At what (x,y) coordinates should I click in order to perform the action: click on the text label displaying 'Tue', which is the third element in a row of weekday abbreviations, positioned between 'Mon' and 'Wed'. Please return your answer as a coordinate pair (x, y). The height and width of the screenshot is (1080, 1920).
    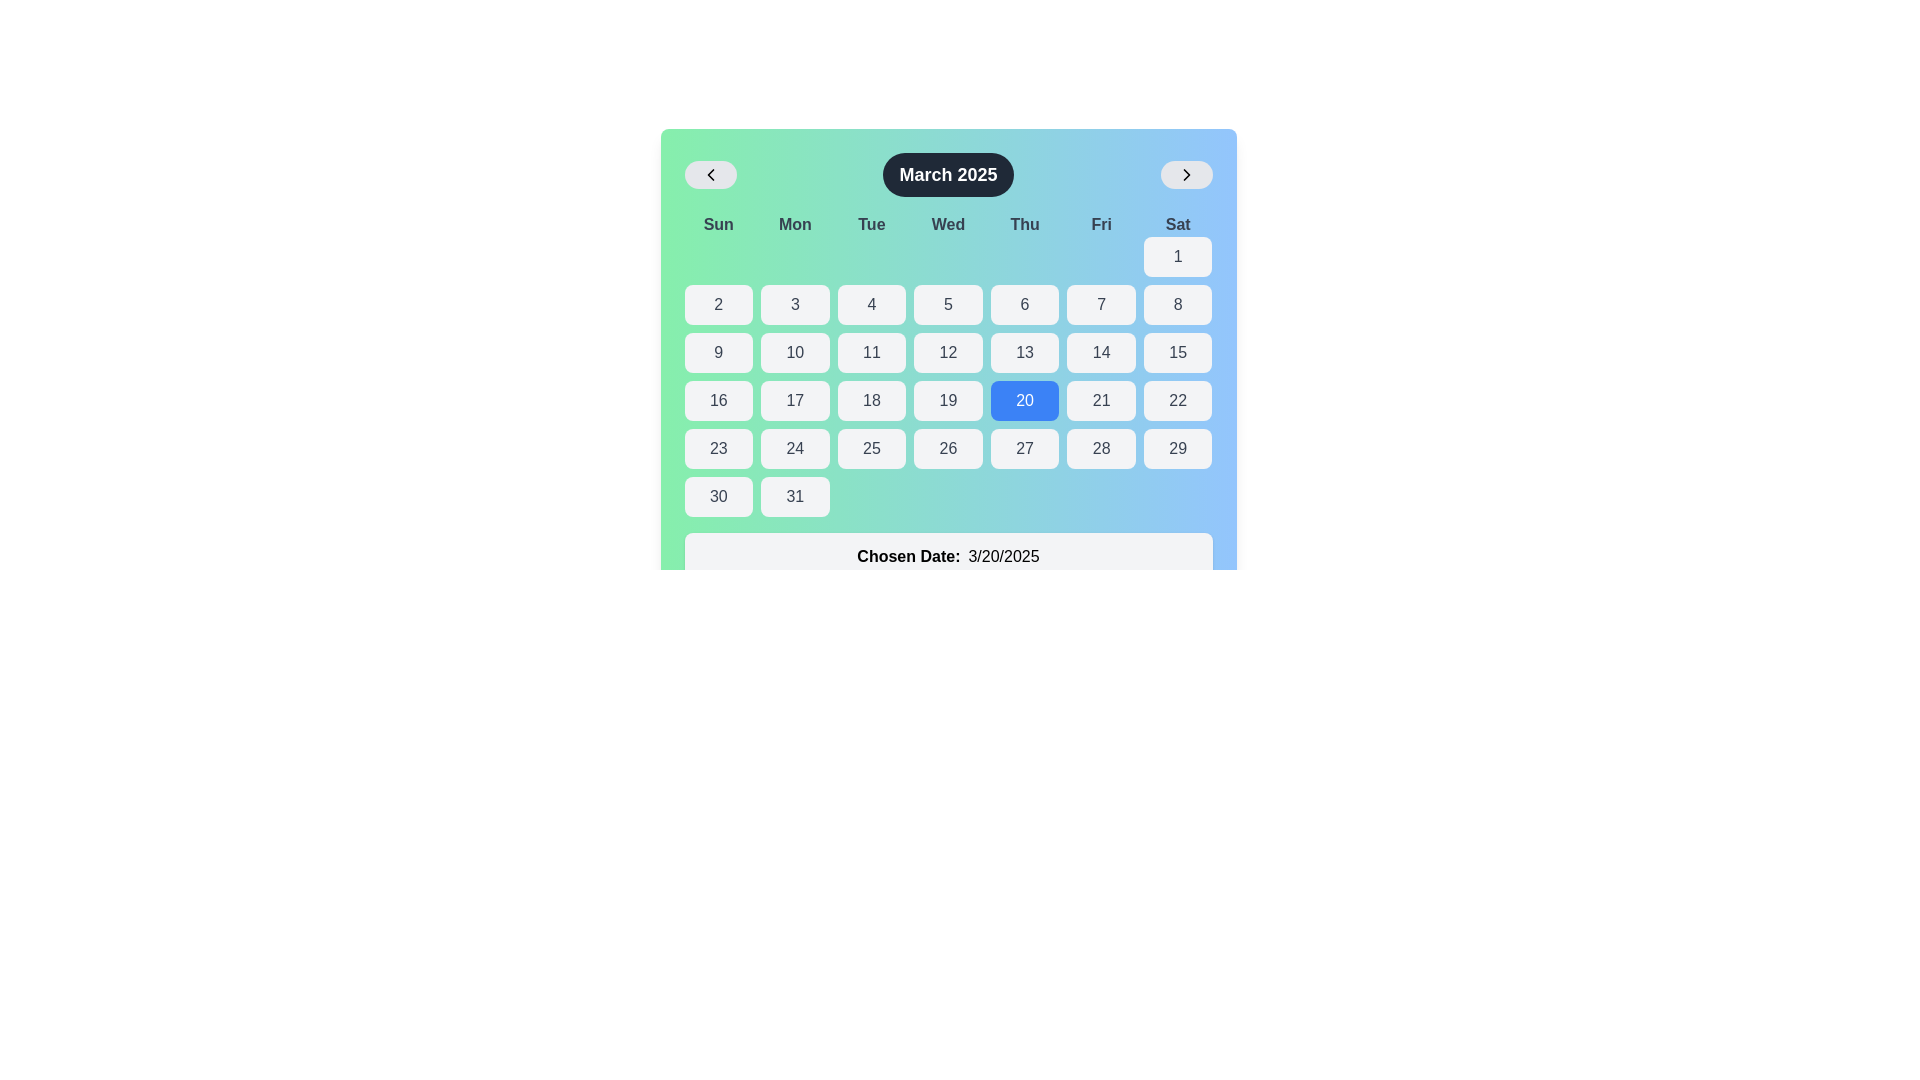
    Looking at the image, I should click on (871, 224).